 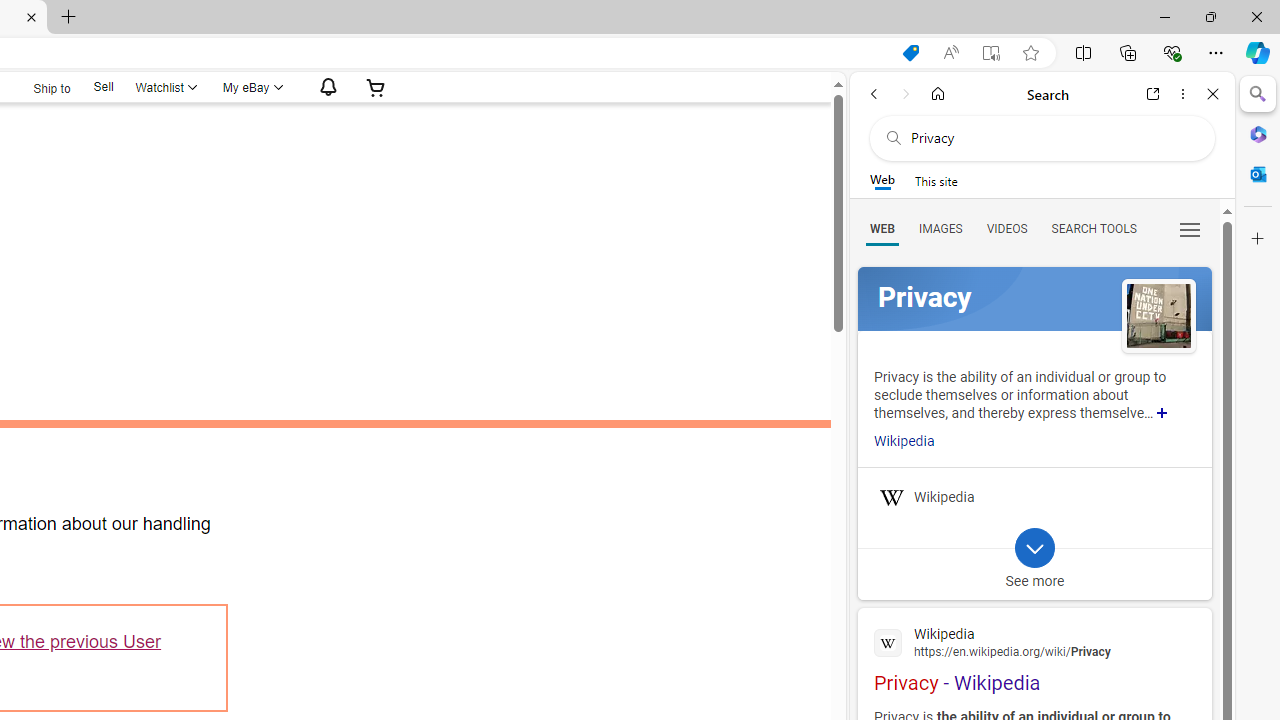 What do you see at coordinates (1051, 137) in the screenshot?
I see `'Search the web'` at bounding box center [1051, 137].